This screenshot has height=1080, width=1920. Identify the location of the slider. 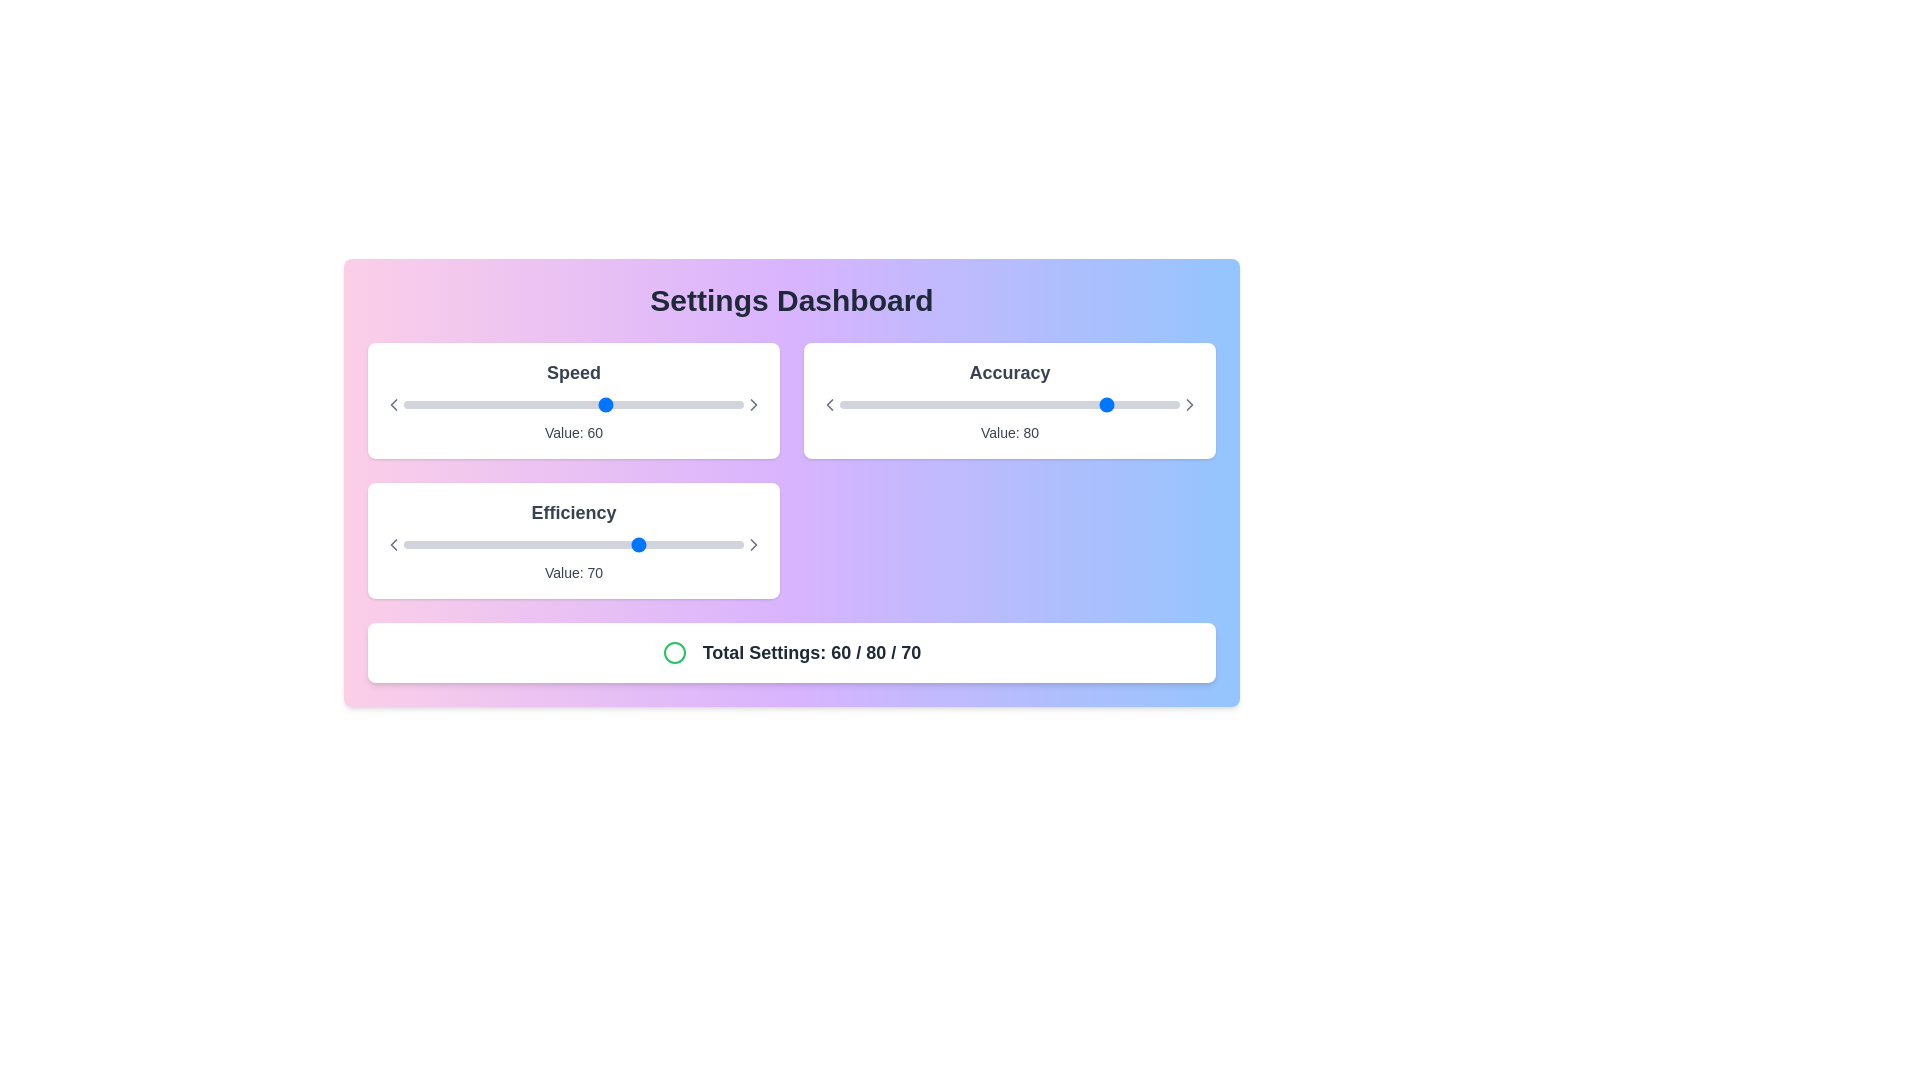
(716, 405).